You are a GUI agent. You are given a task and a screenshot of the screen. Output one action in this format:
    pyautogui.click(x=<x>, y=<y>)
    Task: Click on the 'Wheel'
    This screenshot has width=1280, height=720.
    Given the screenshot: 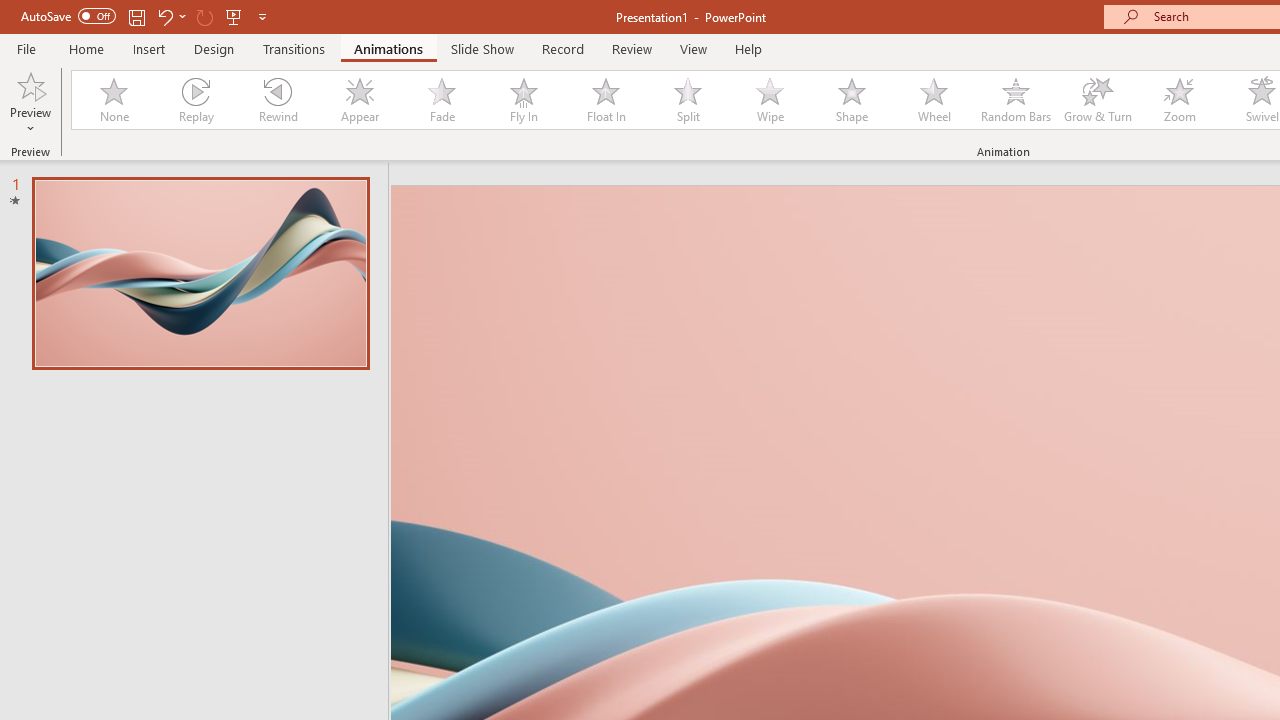 What is the action you would take?
    pyautogui.click(x=933, y=100)
    